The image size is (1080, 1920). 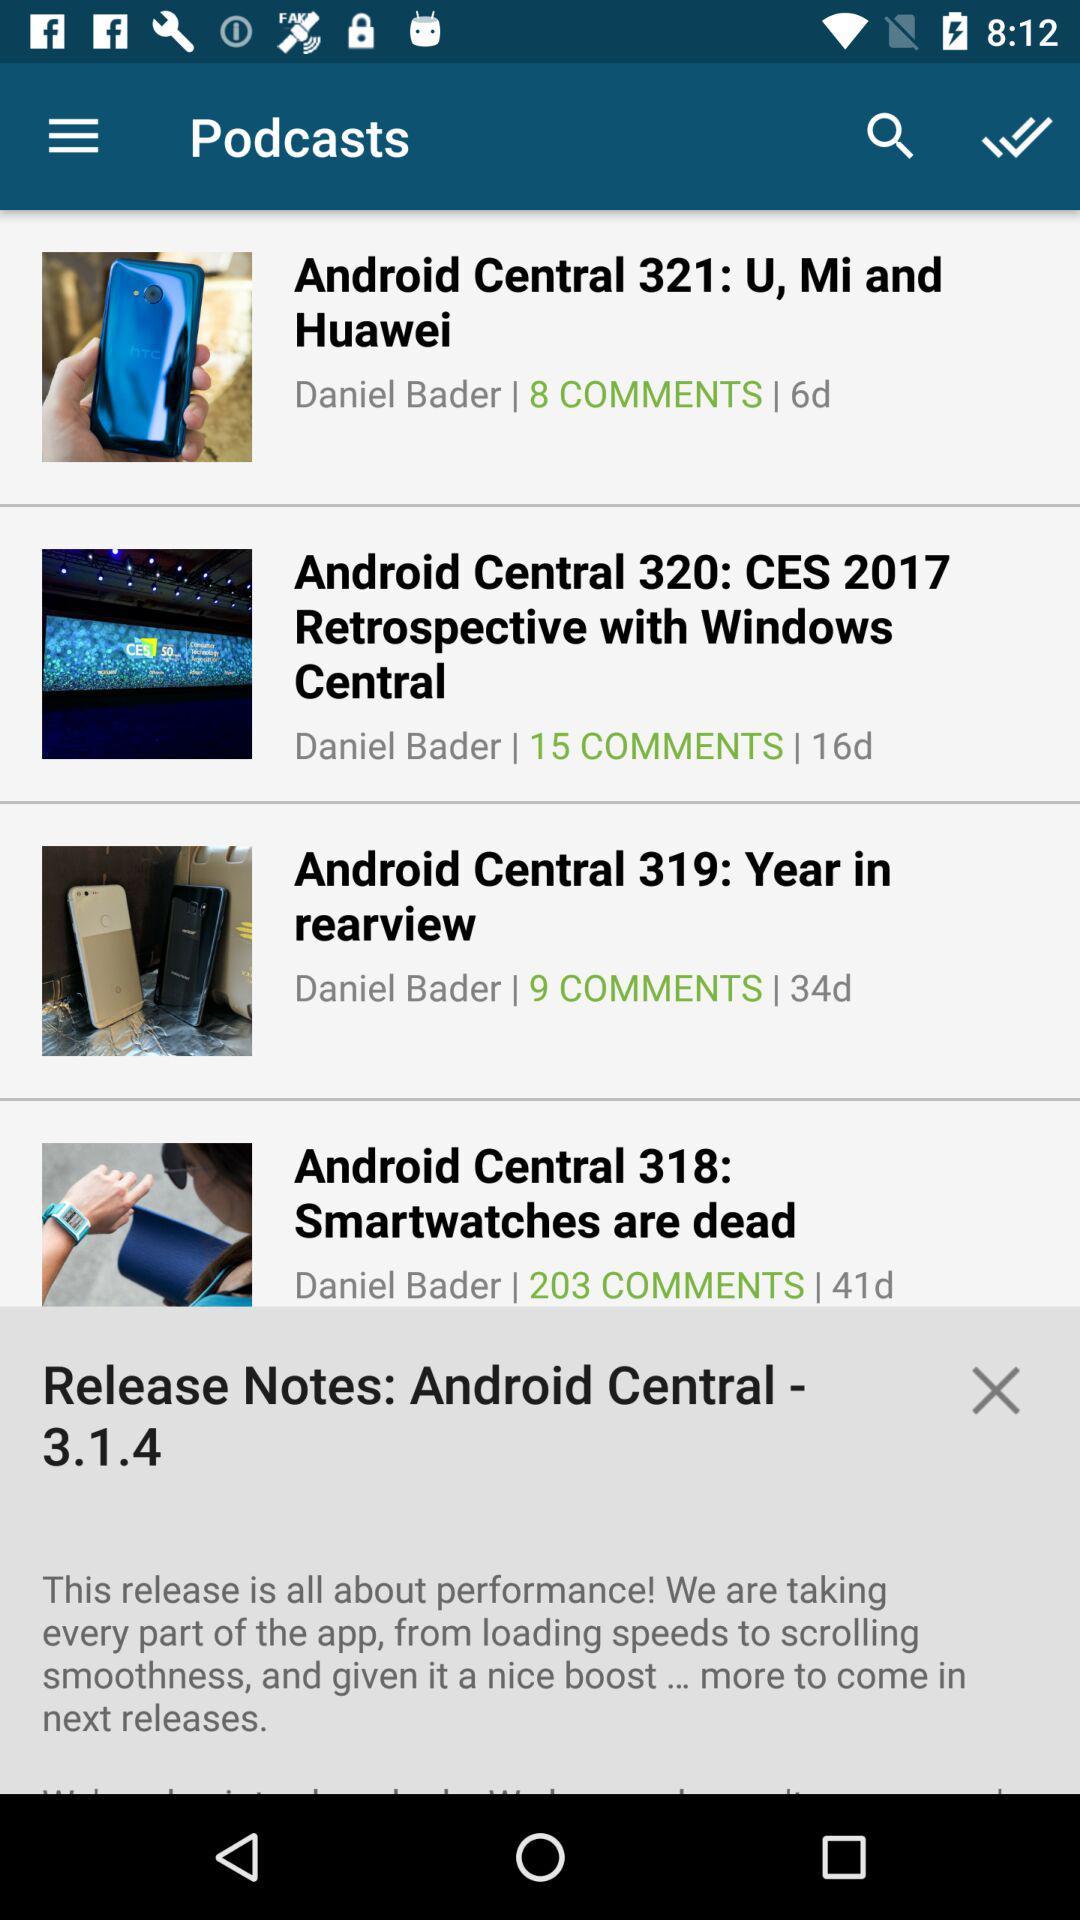 What do you see at coordinates (995, 1389) in the screenshot?
I see `the close icon` at bounding box center [995, 1389].